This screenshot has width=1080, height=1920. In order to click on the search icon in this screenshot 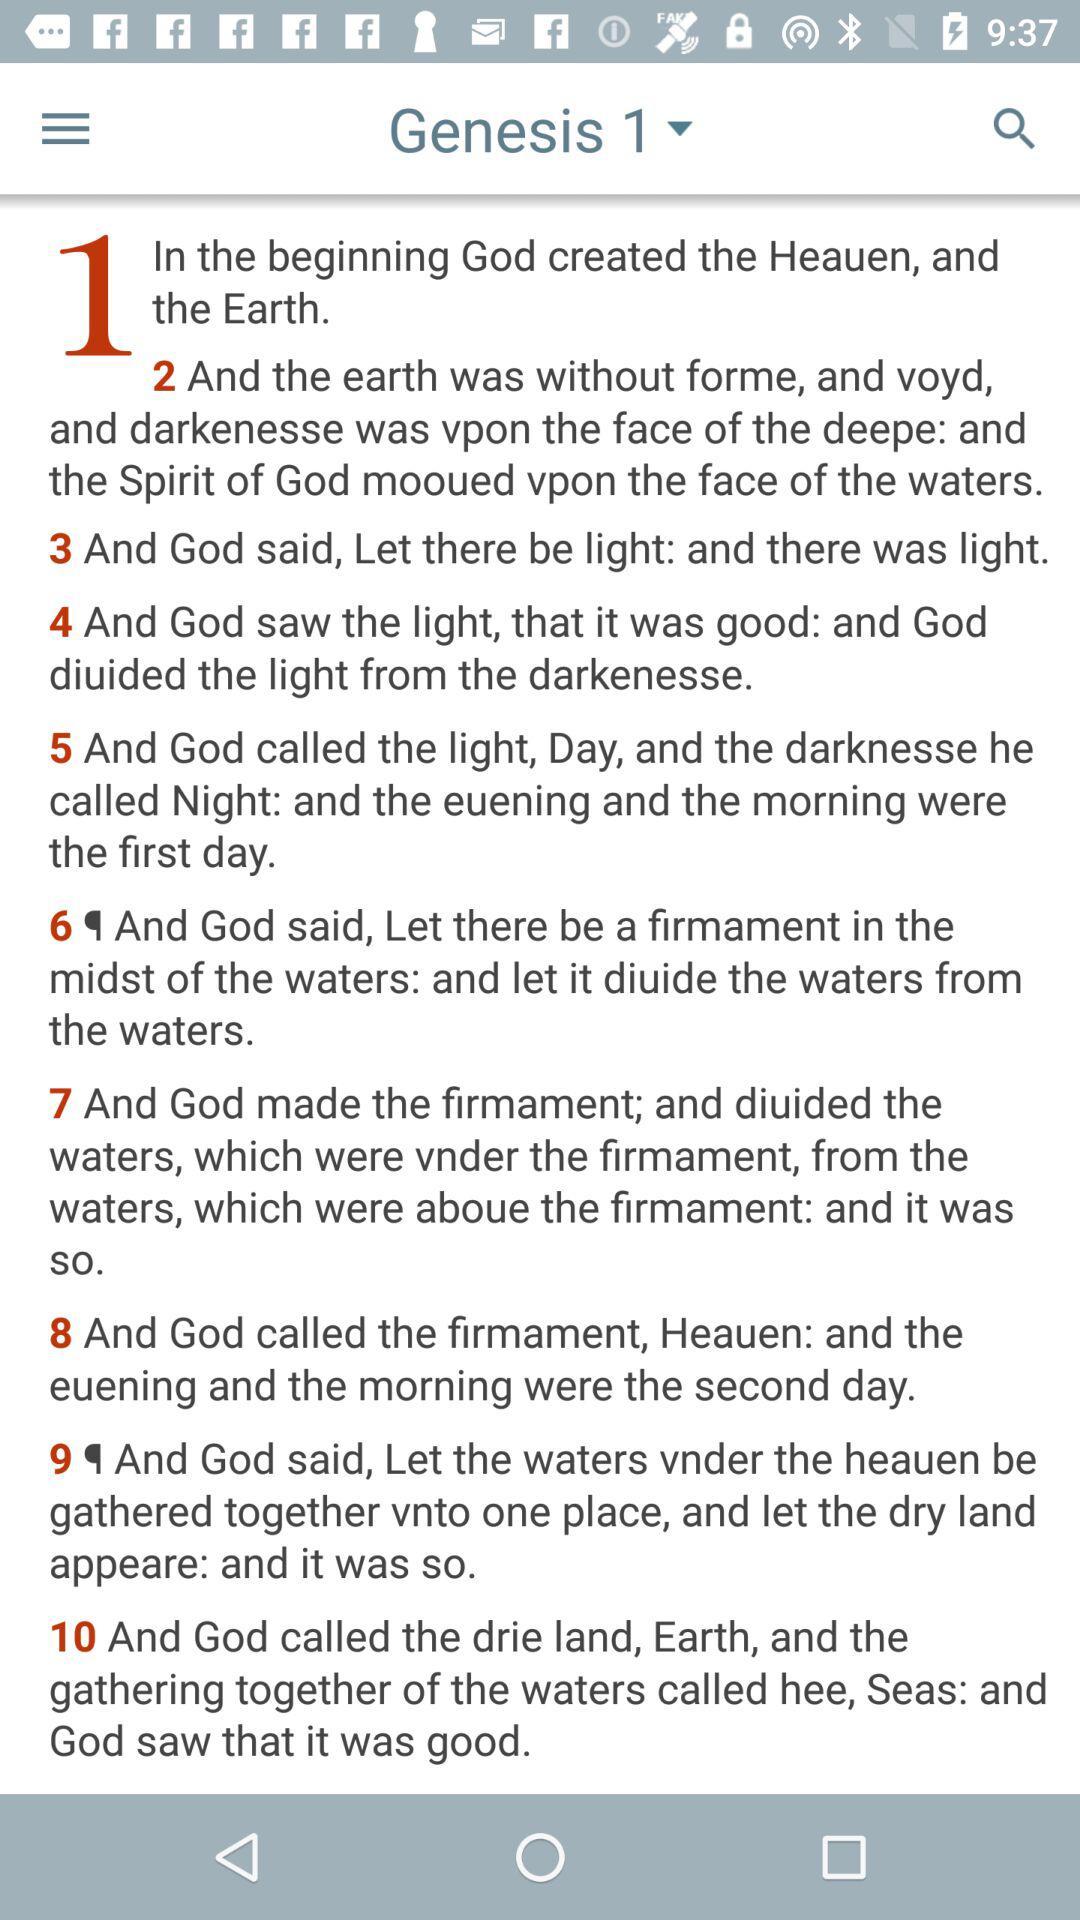, I will do `click(1014, 127)`.